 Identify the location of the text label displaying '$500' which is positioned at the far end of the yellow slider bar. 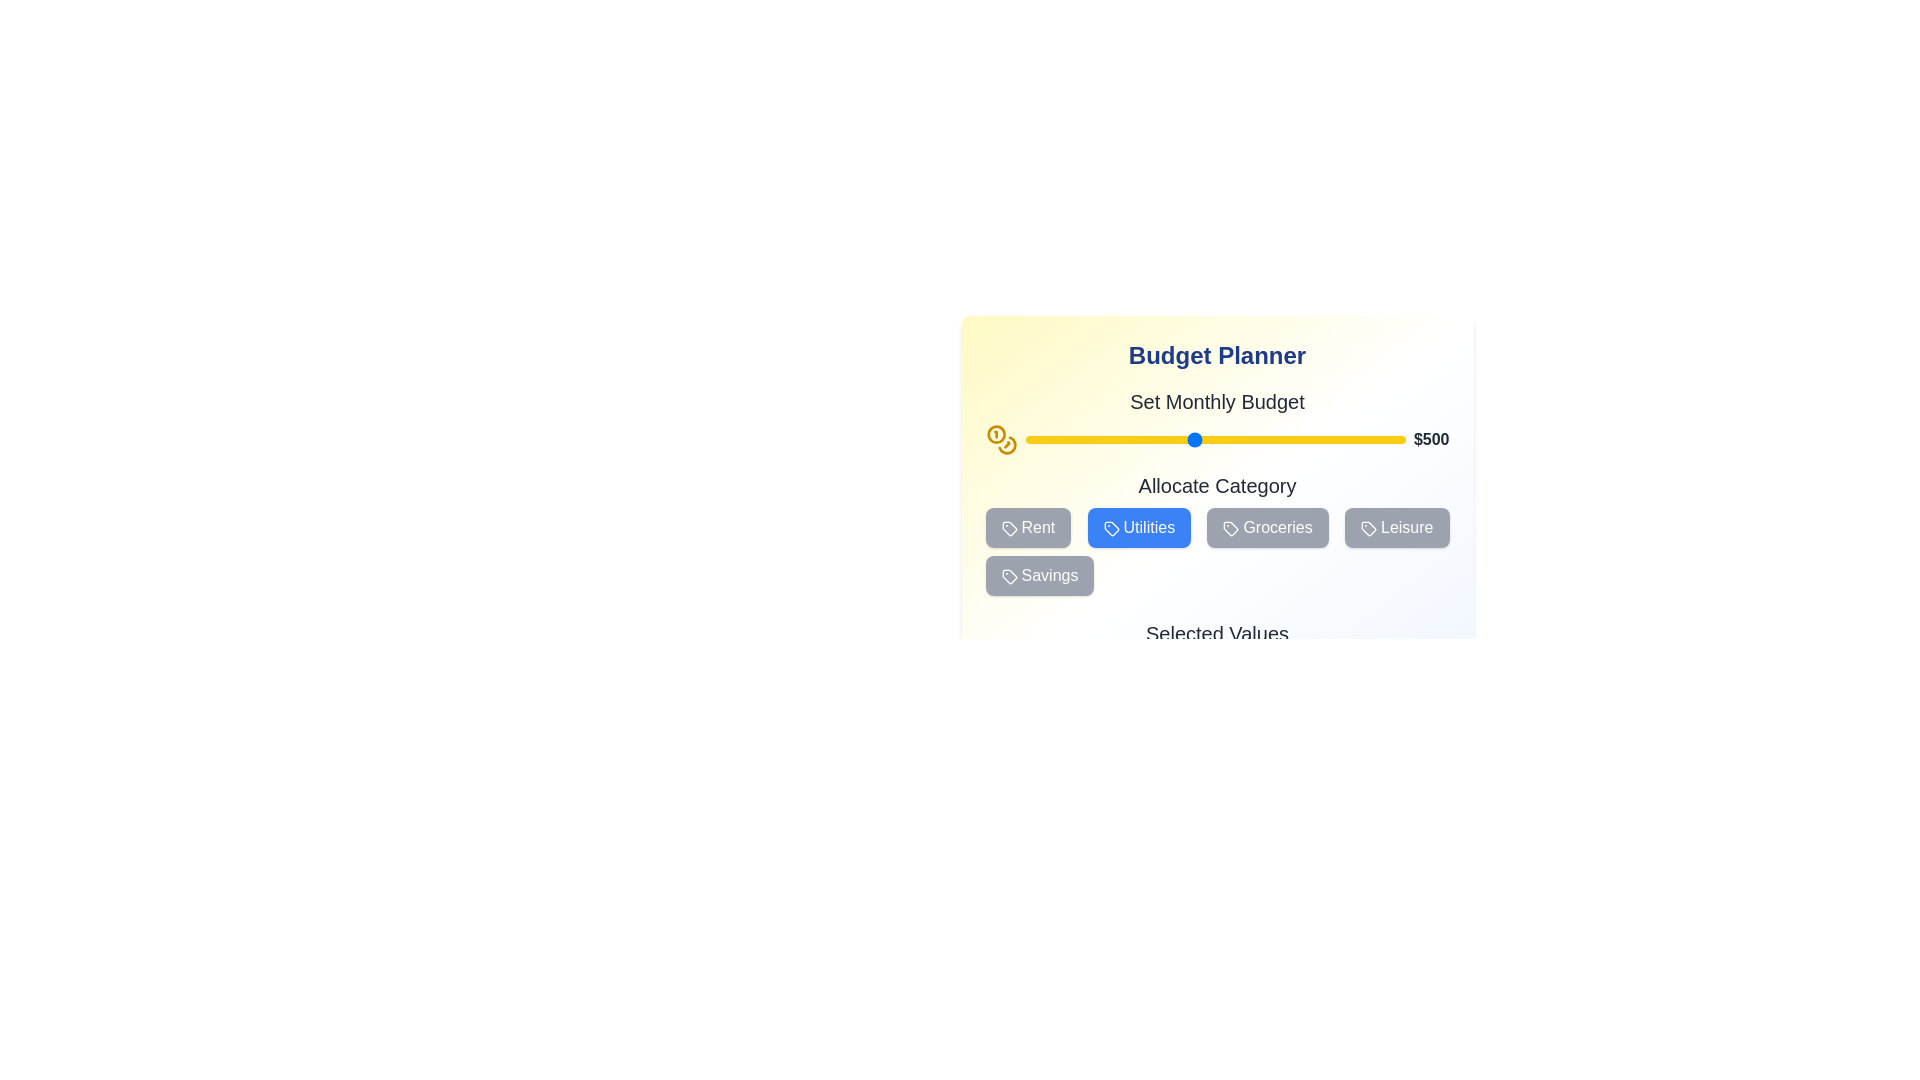
(1430, 438).